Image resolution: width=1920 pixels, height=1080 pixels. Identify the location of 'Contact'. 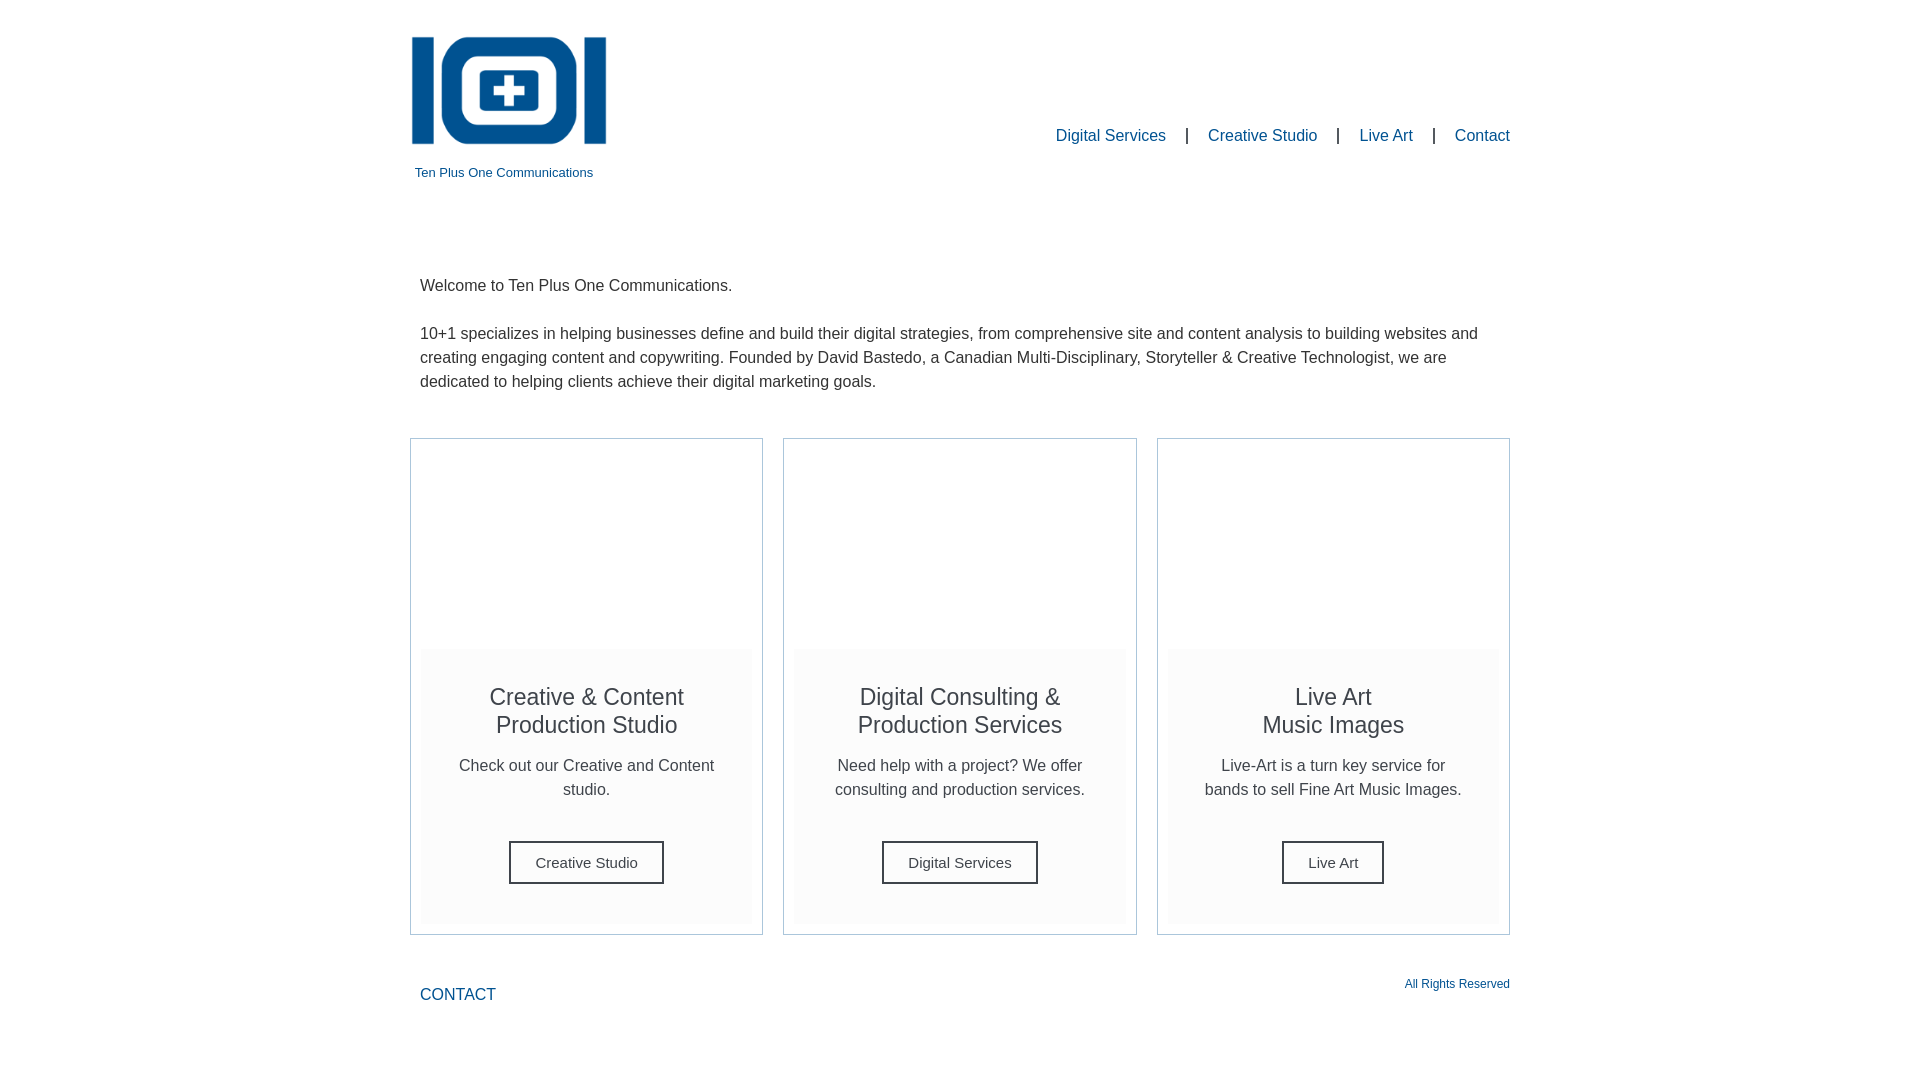
(1482, 135).